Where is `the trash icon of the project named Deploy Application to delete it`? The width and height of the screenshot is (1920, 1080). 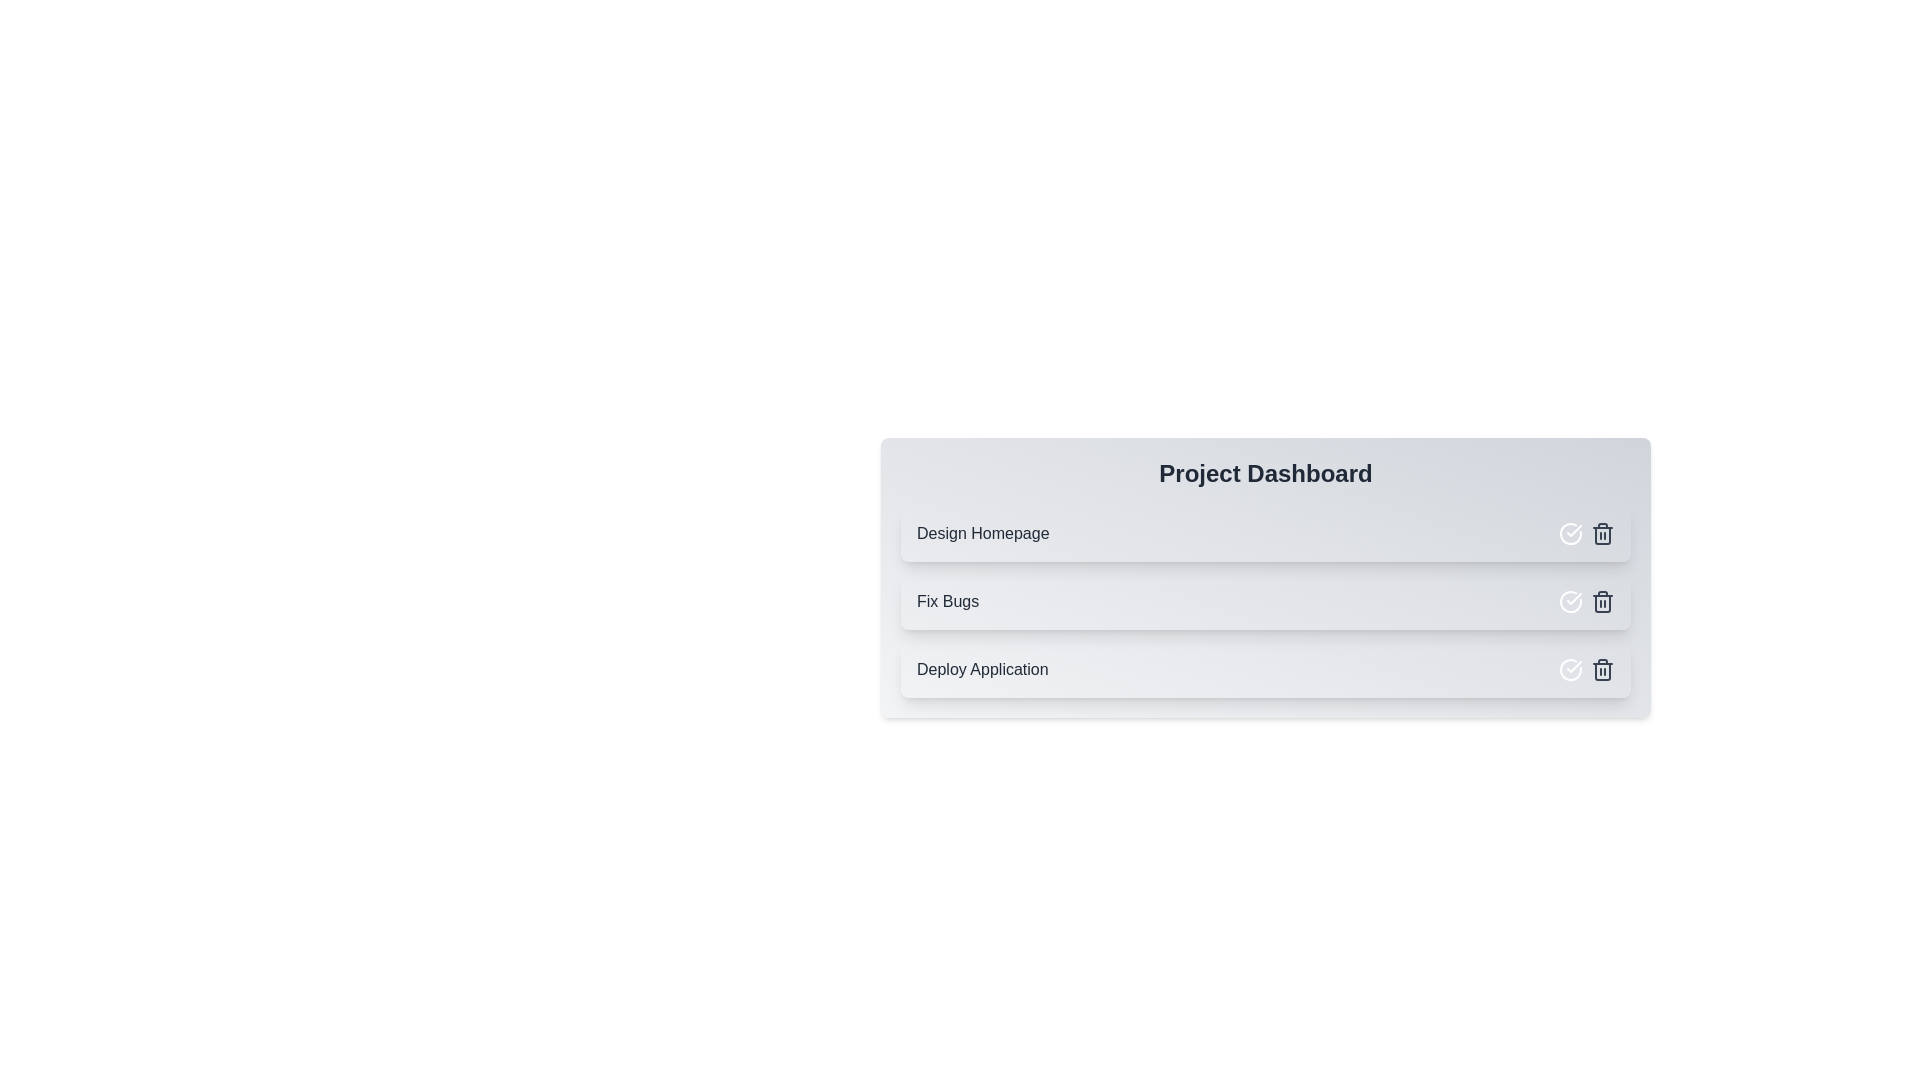 the trash icon of the project named Deploy Application to delete it is located at coordinates (1603, 670).